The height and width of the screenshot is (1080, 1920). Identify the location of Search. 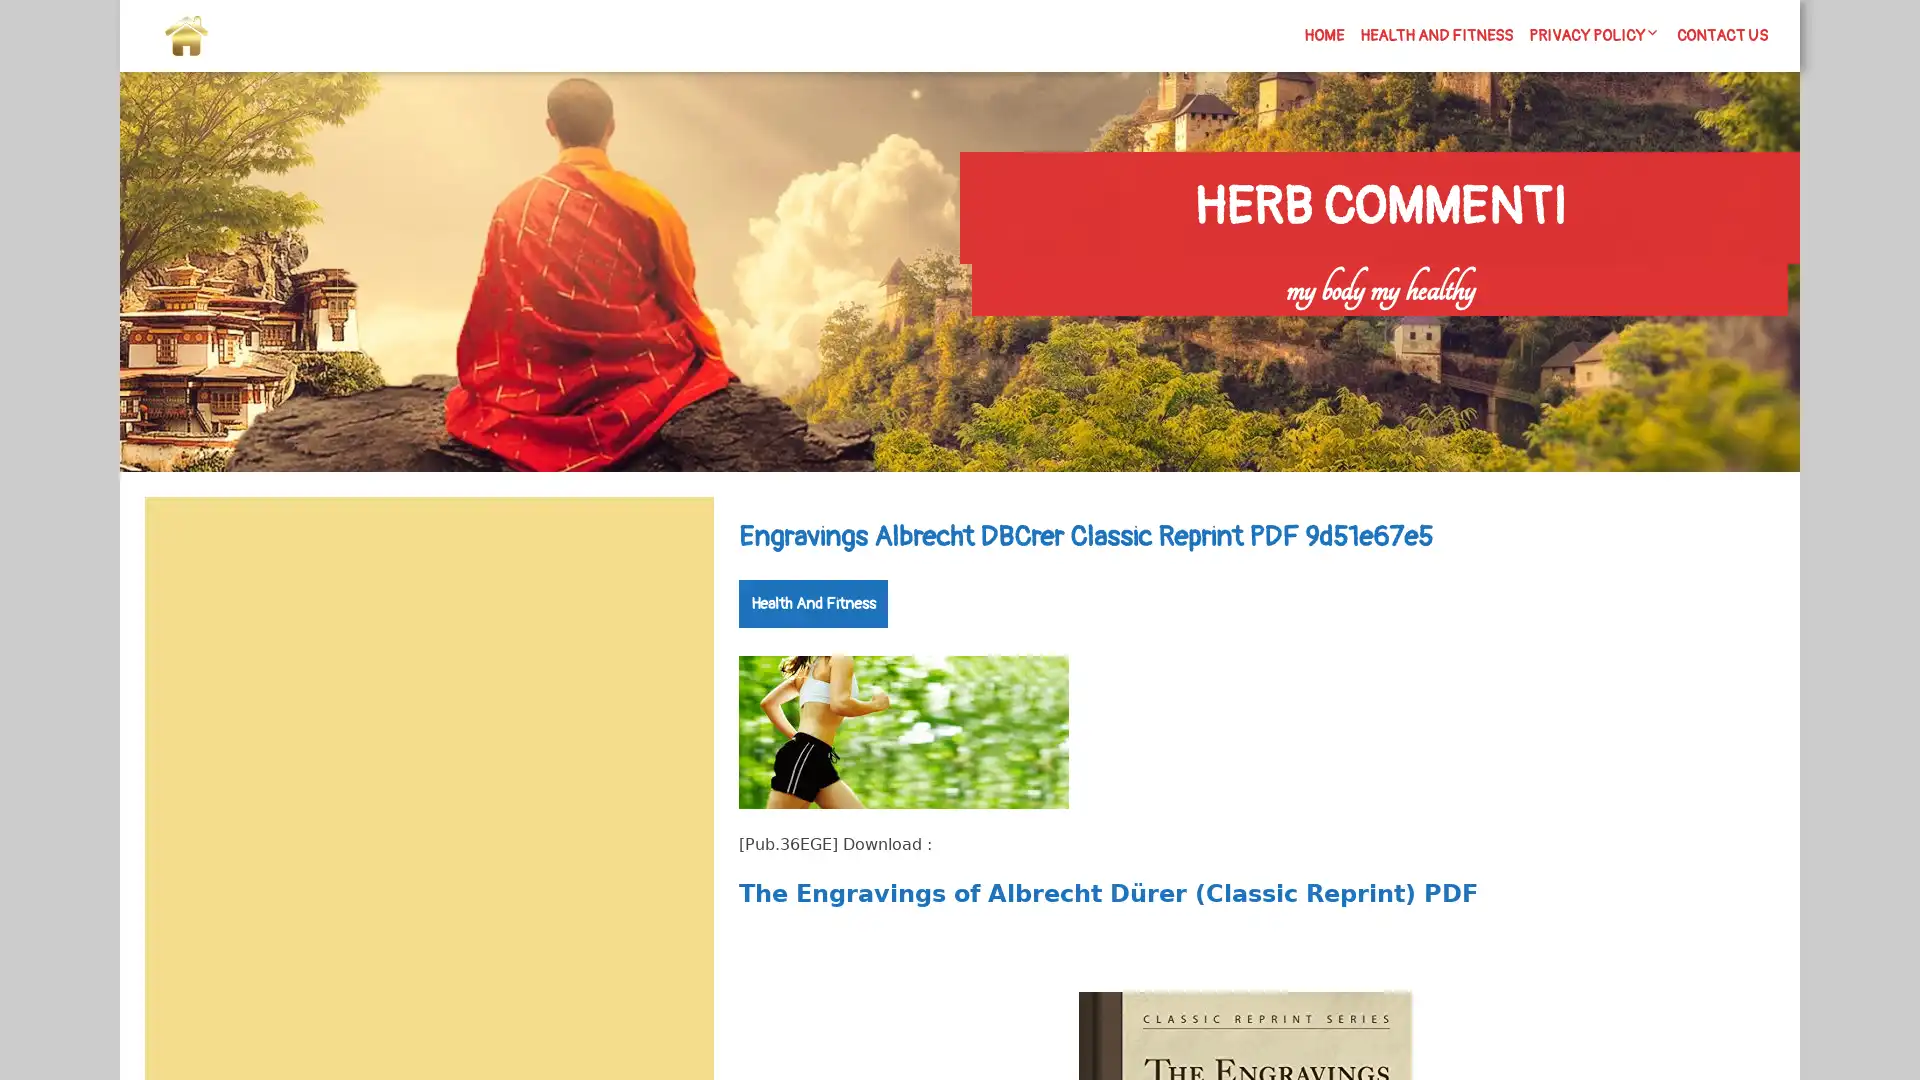
(667, 545).